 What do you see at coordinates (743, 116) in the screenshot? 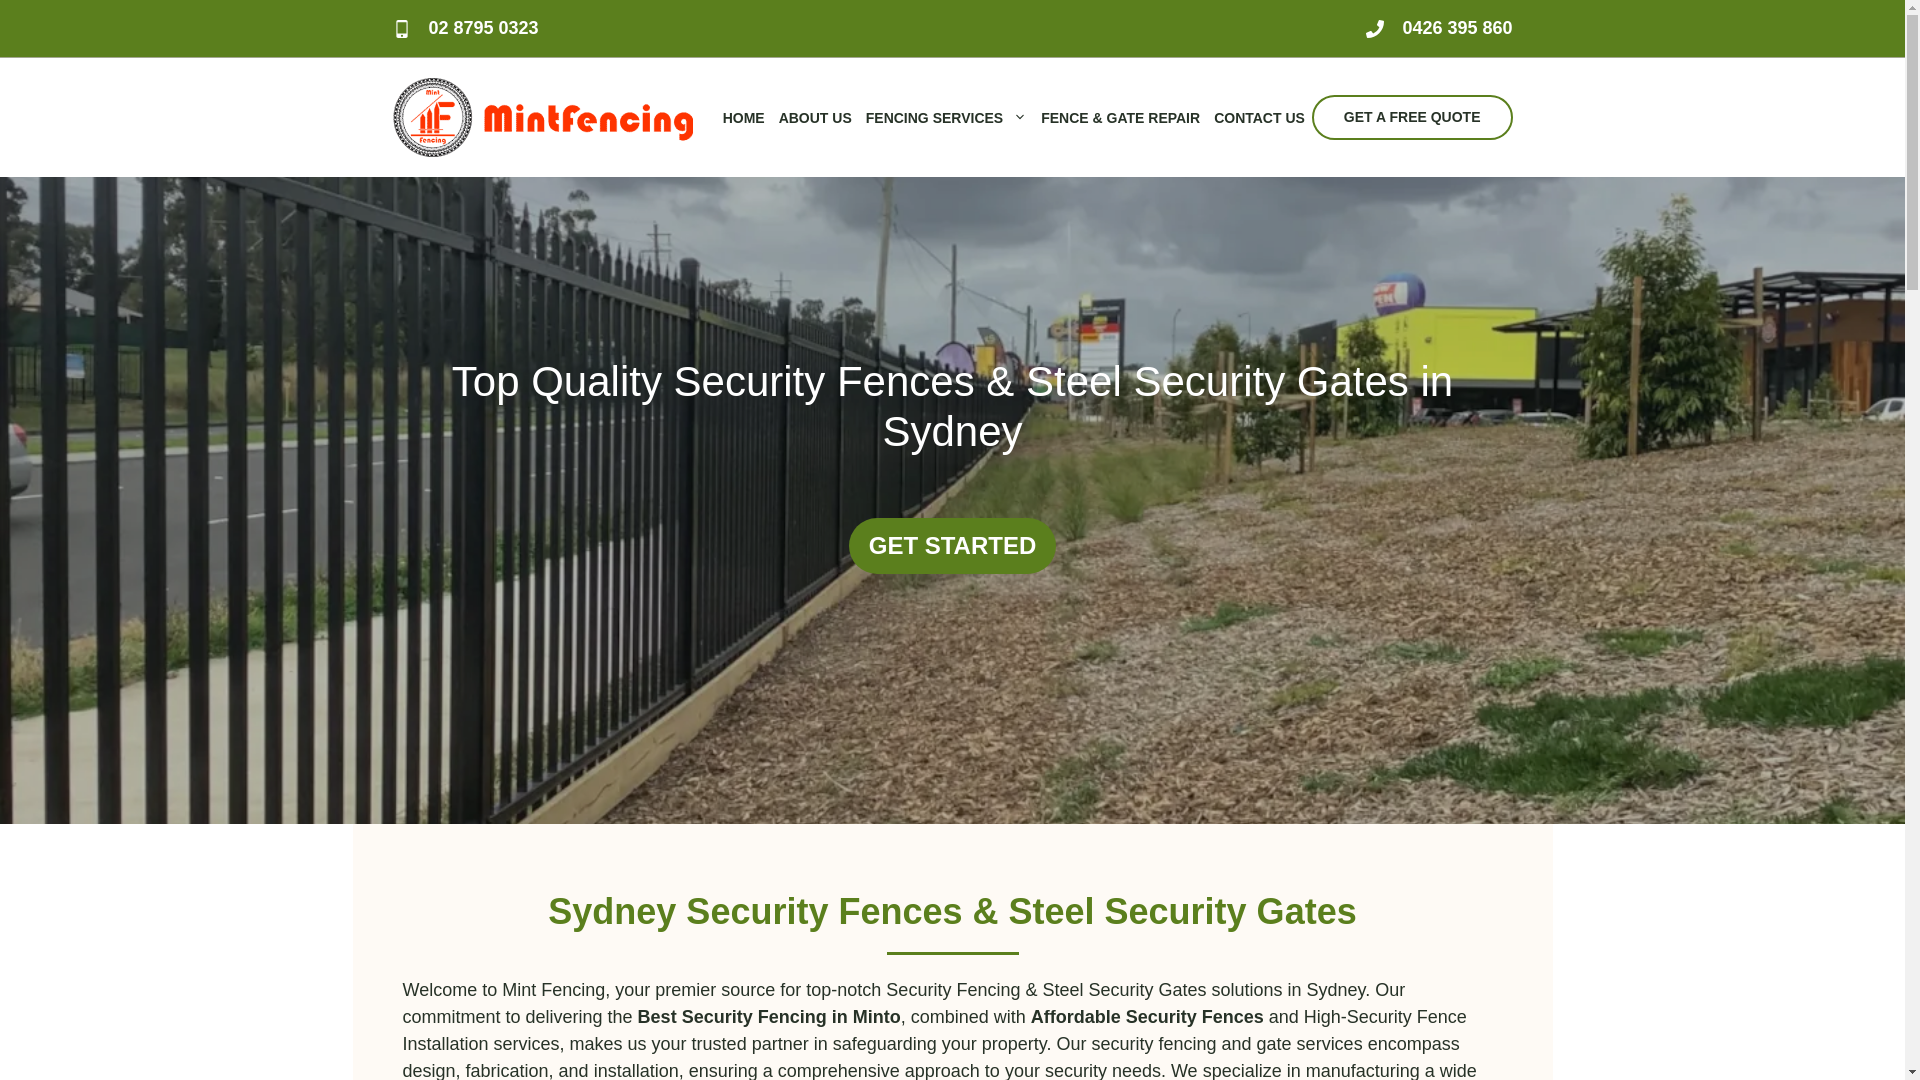
I see `'HOME'` at bounding box center [743, 116].